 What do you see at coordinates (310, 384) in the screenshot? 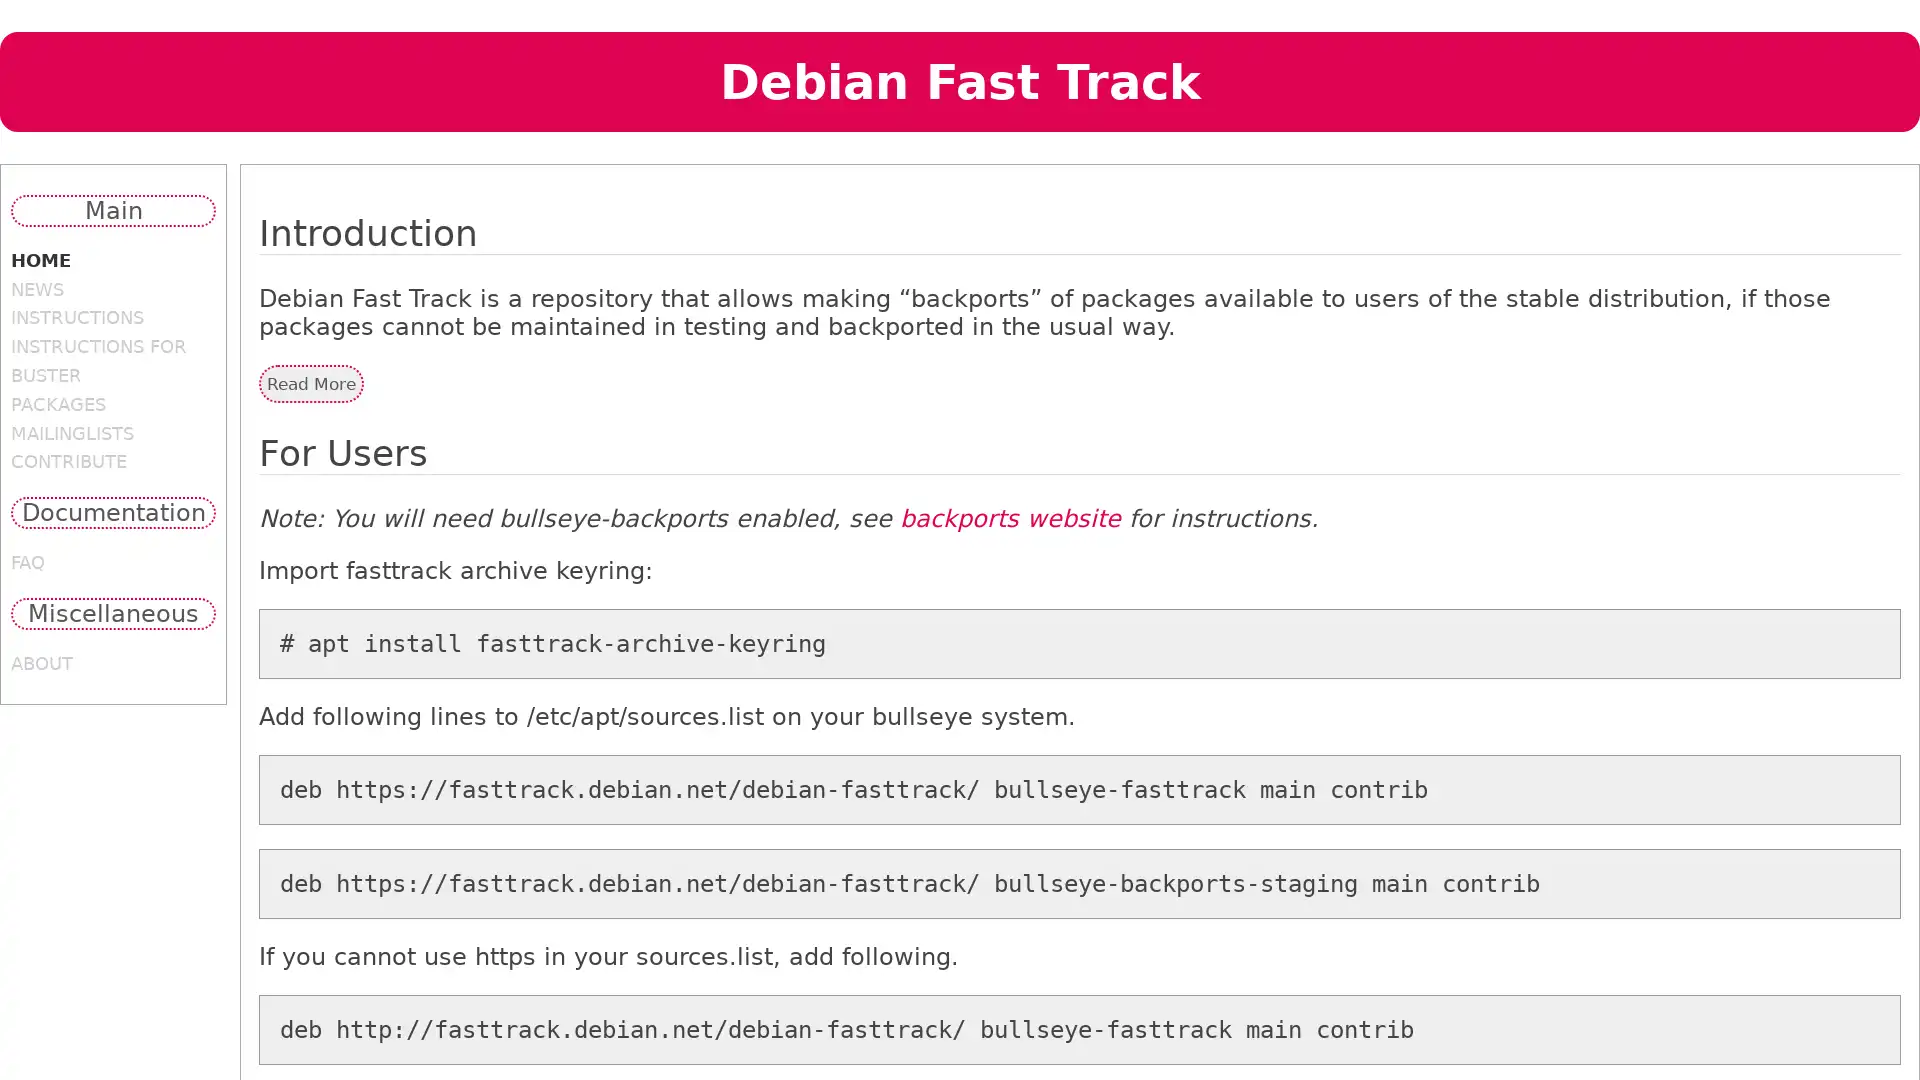
I see `Read More` at bounding box center [310, 384].